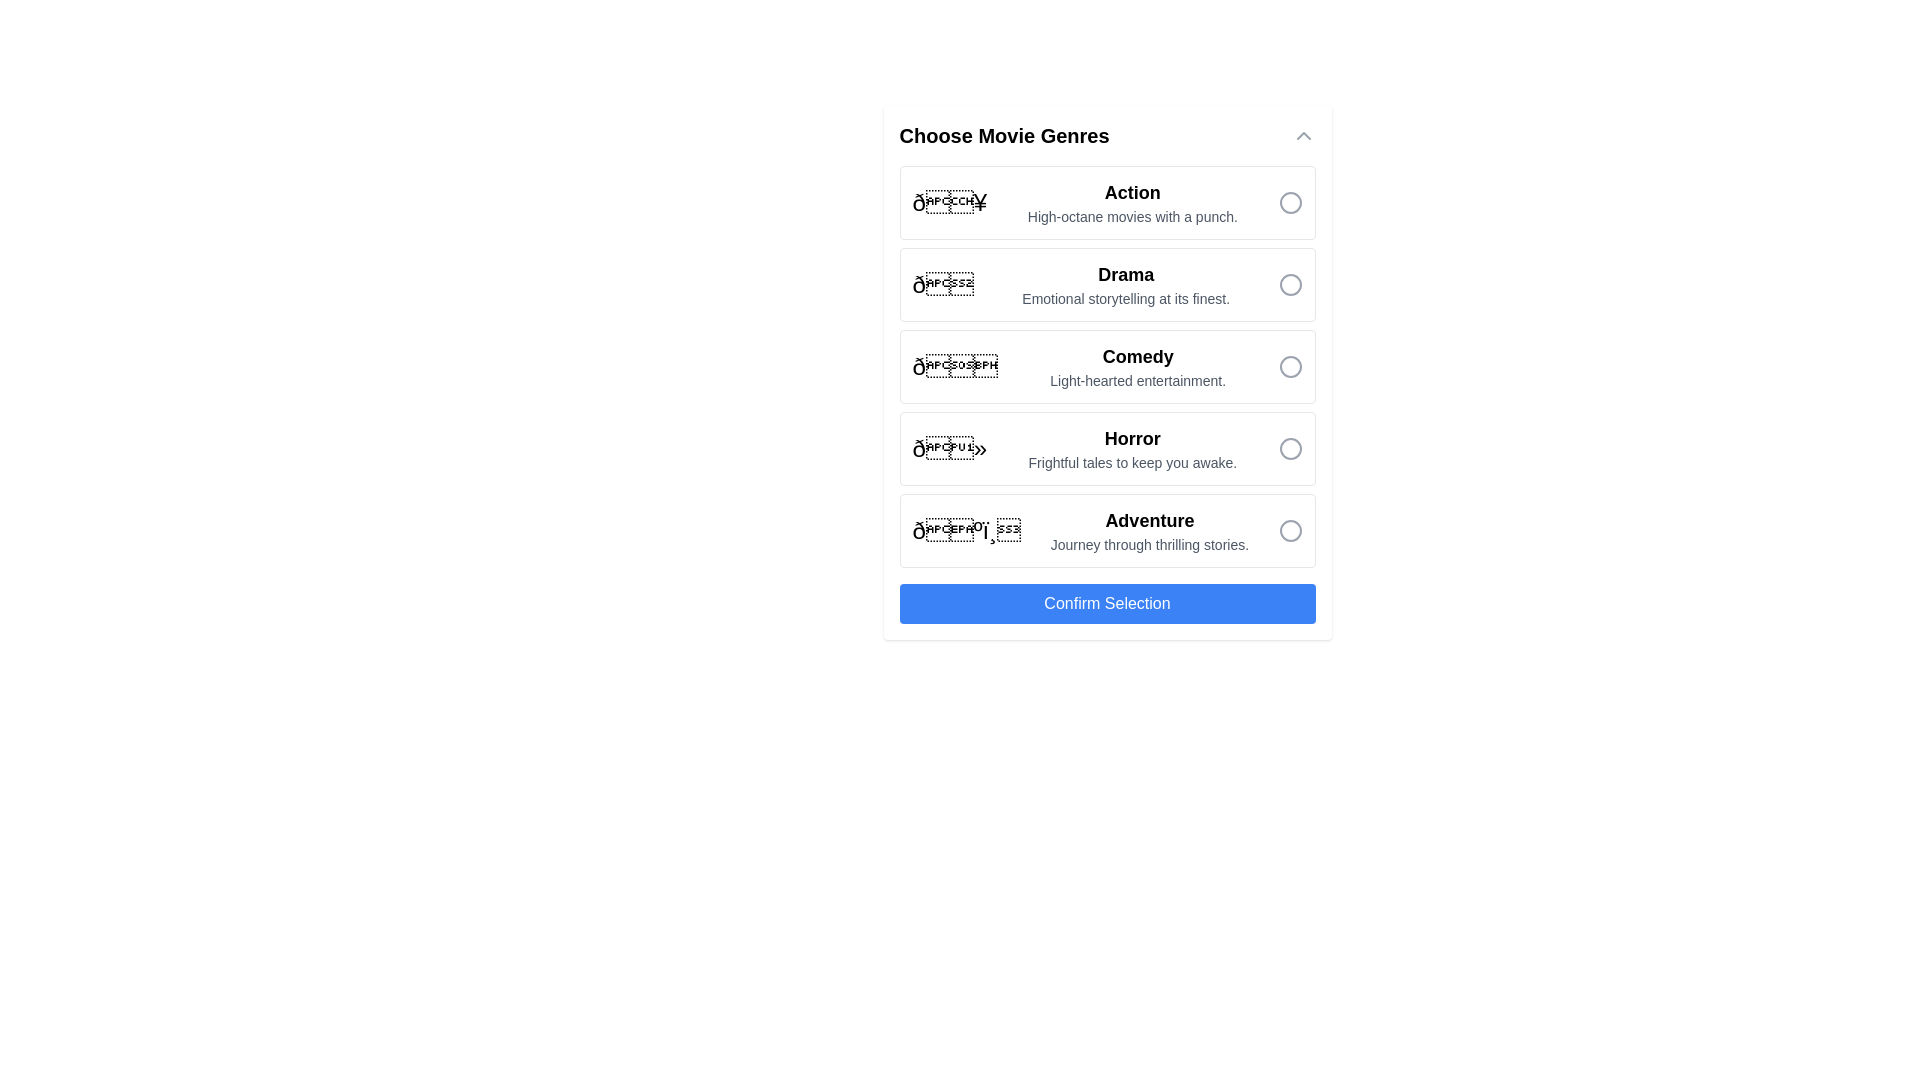 The image size is (1920, 1080). Describe the element at coordinates (1303, 135) in the screenshot. I see `the collapse button located in the top-right corner of the 'Choose Movie Genres' modal dialog` at that location.